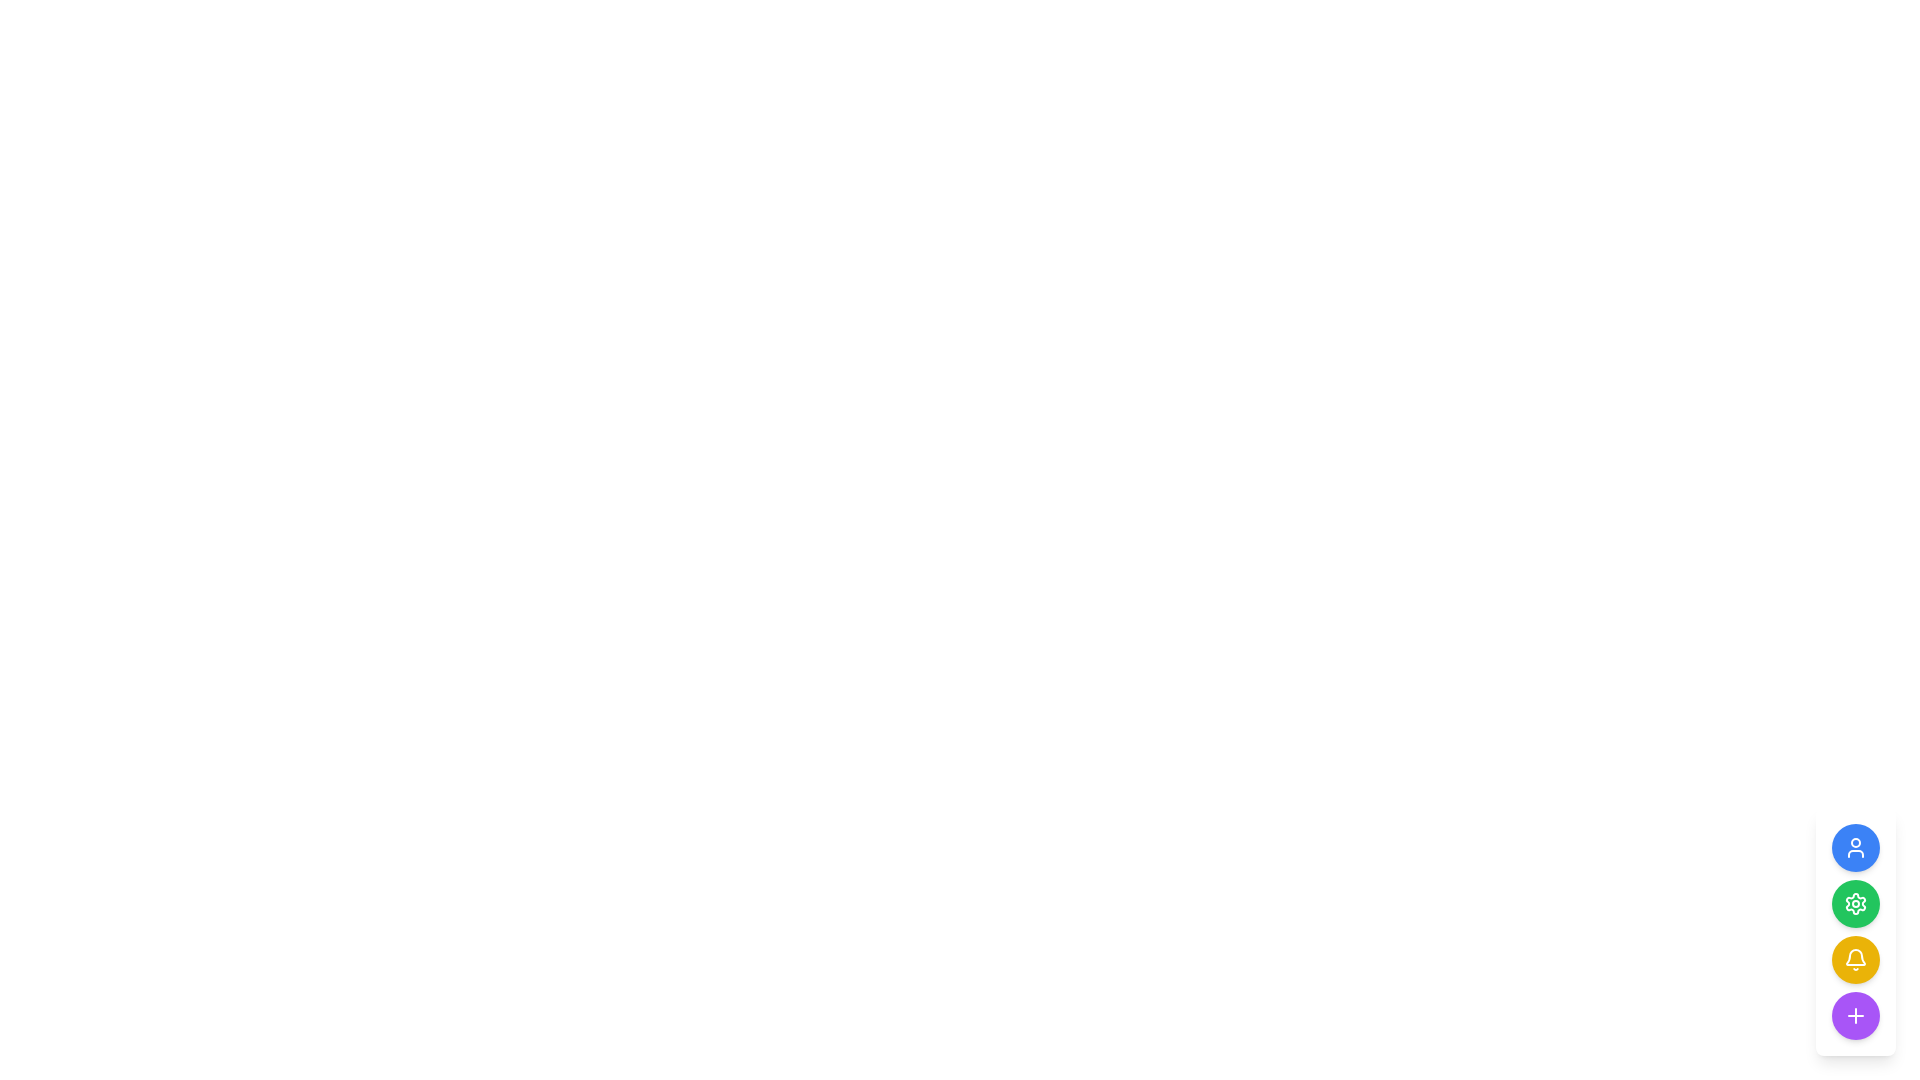 This screenshot has height=1080, width=1920. I want to click on the third circular button with a yellow background and a white bell icon located, so click(1855, 932).